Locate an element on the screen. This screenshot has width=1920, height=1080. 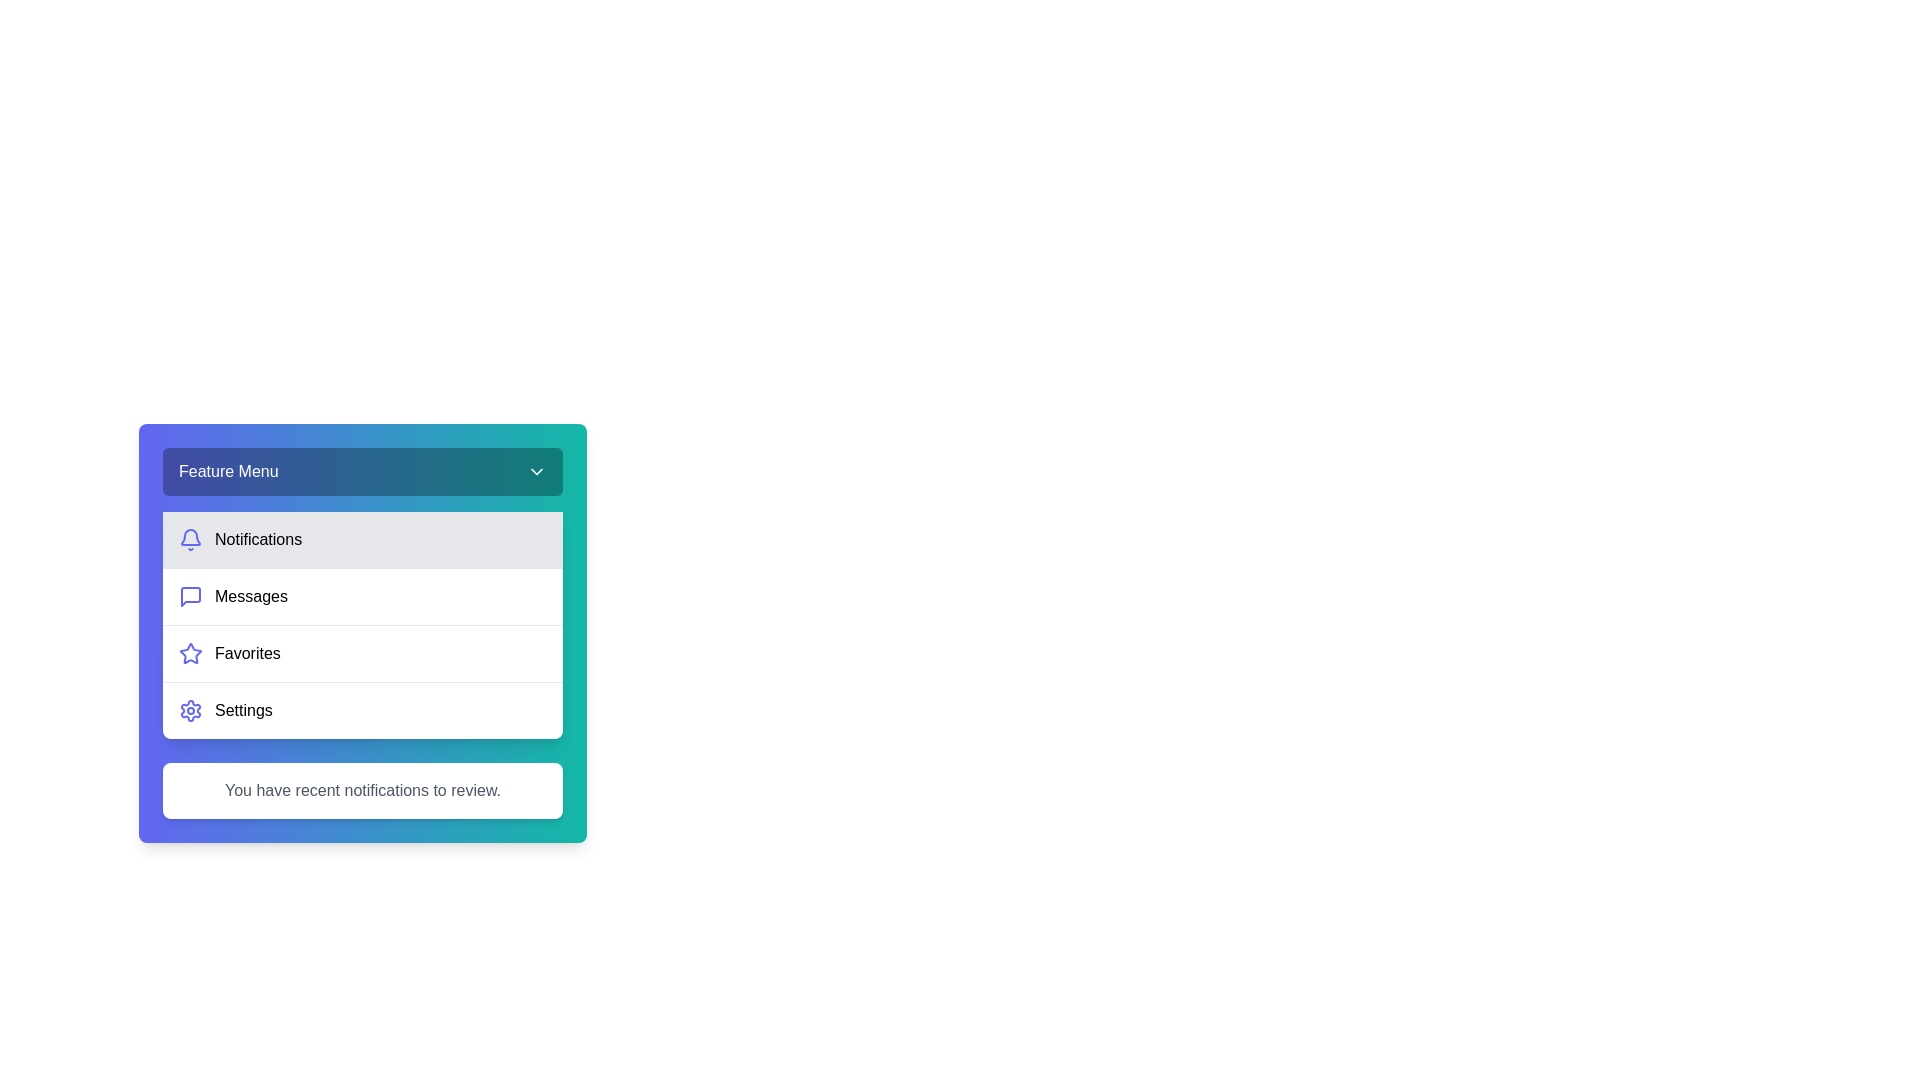
the downward-pointing chevron icon on the right side of the 'Feature Menu' header is located at coordinates (537, 471).